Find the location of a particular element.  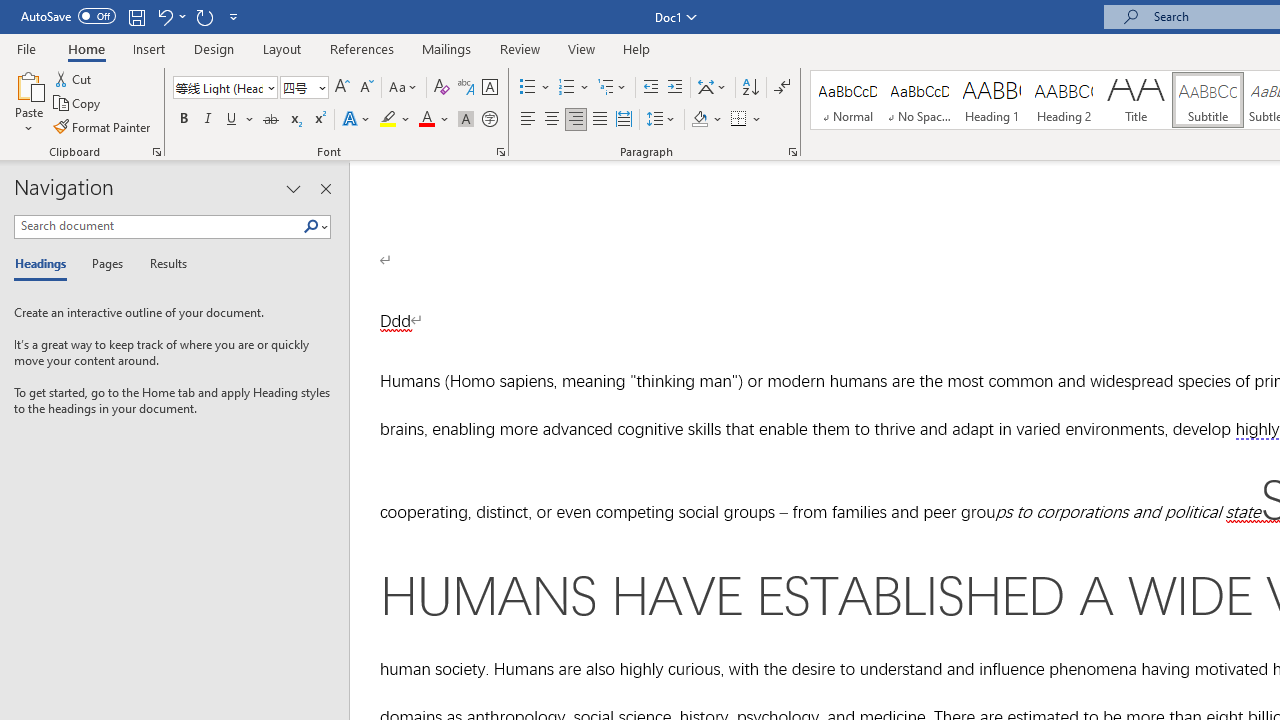

'Justify' is located at coordinates (598, 119).